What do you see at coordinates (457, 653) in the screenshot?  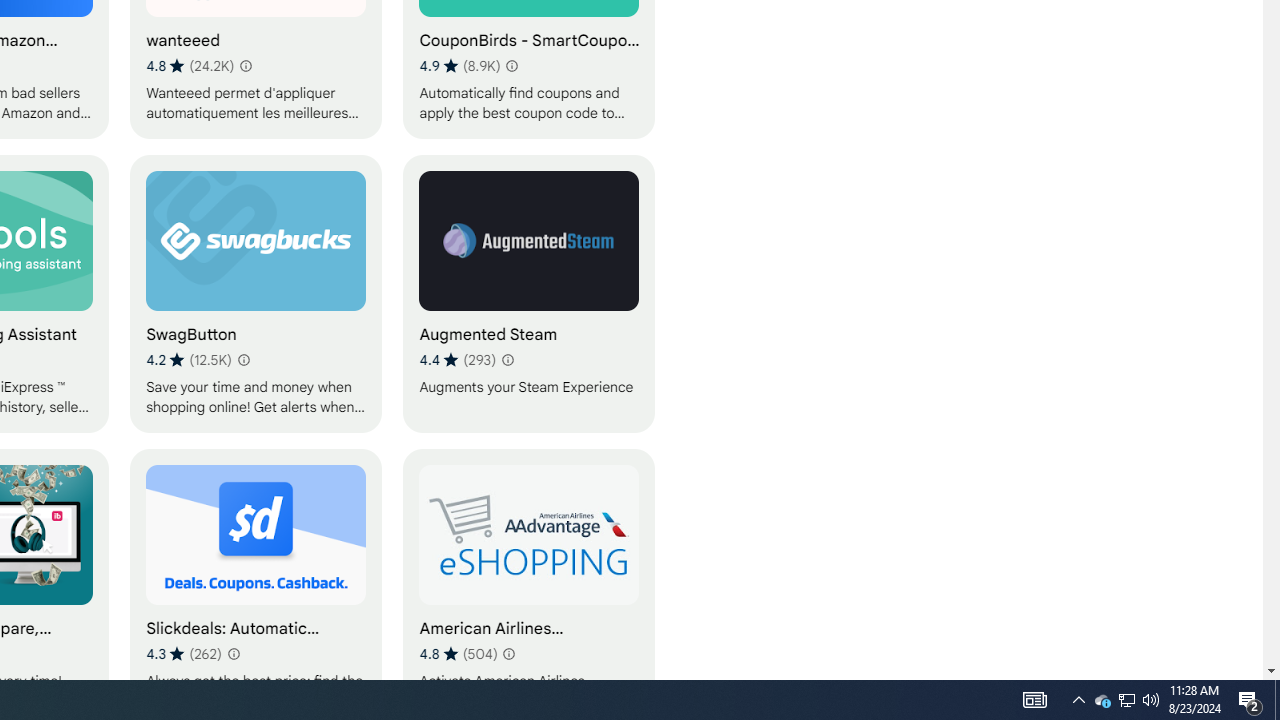 I see `'Average rating 4.8 out of 5 stars. 504 ratings.'` at bounding box center [457, 653].